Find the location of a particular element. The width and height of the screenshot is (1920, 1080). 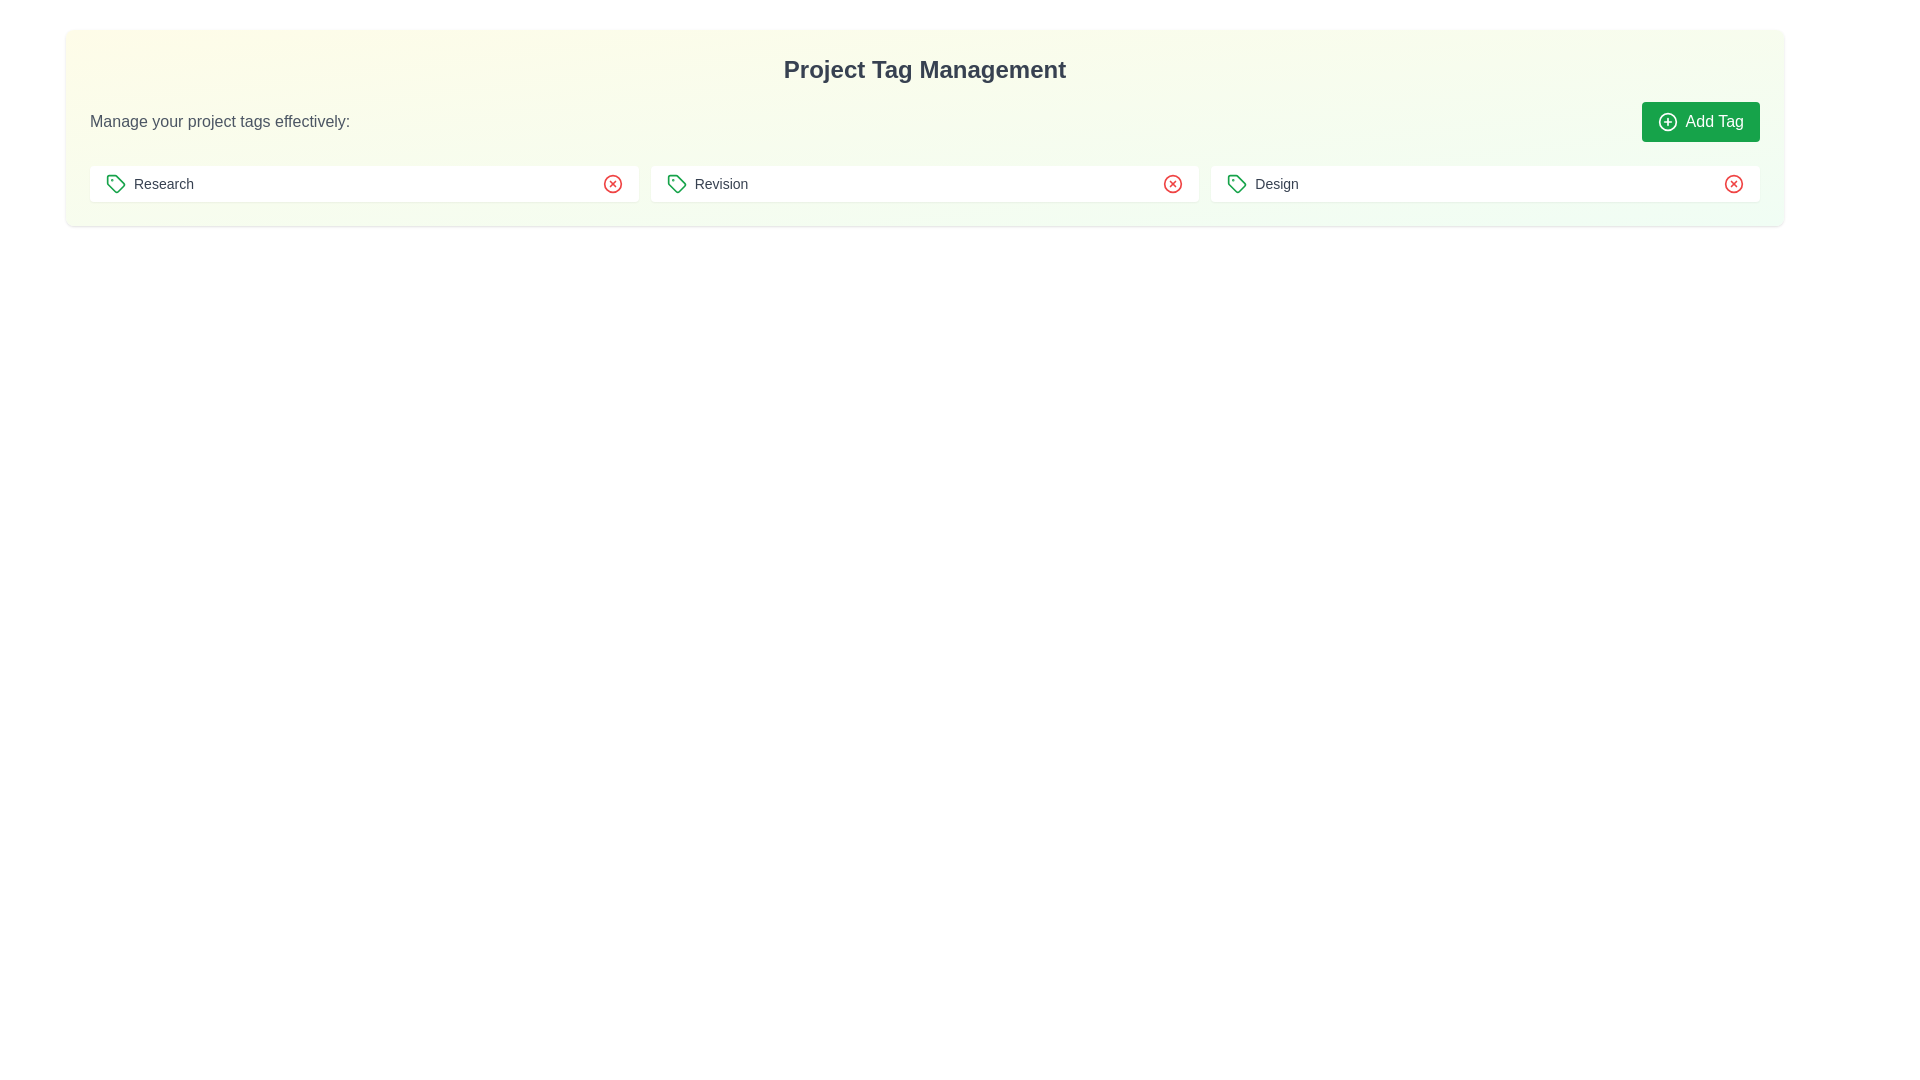

the decorative graphical icon of the 'Add Tag' button, which features a '+' sign within a circle, located at the top-right corner of the interface is located at coordinates (1667, 122).